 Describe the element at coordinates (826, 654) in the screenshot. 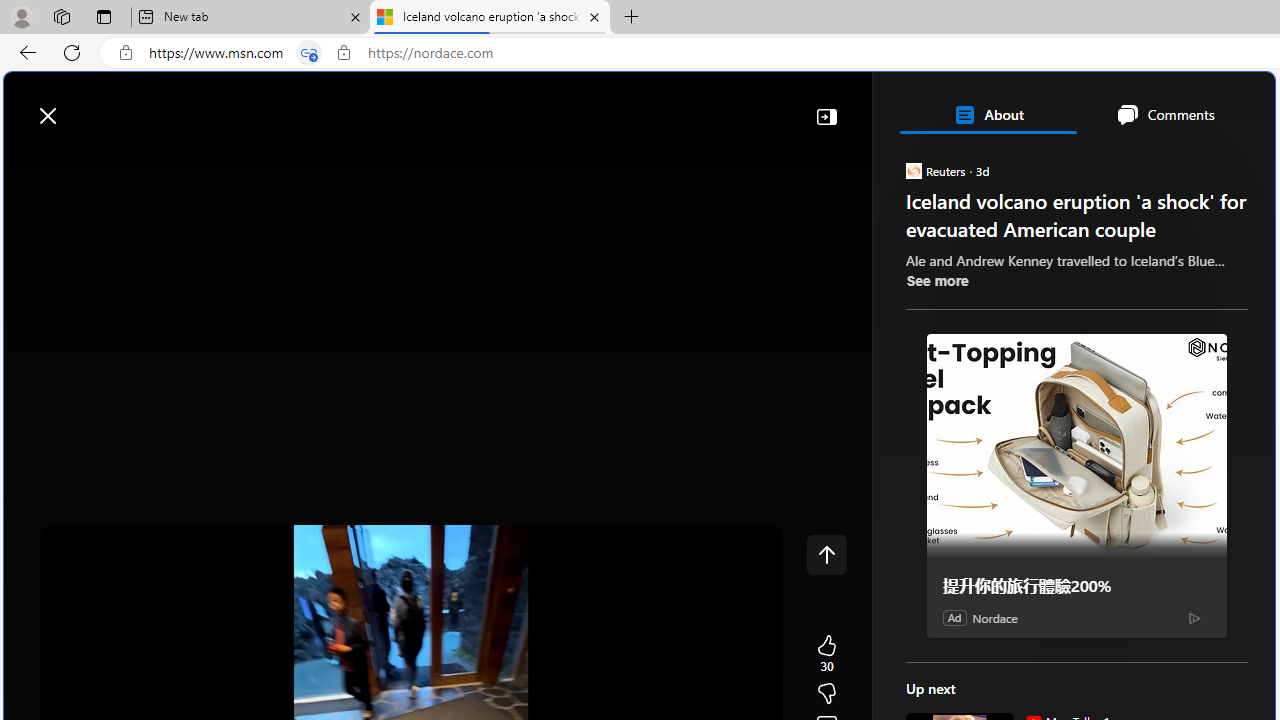

I see `'30 Like'` at that location.